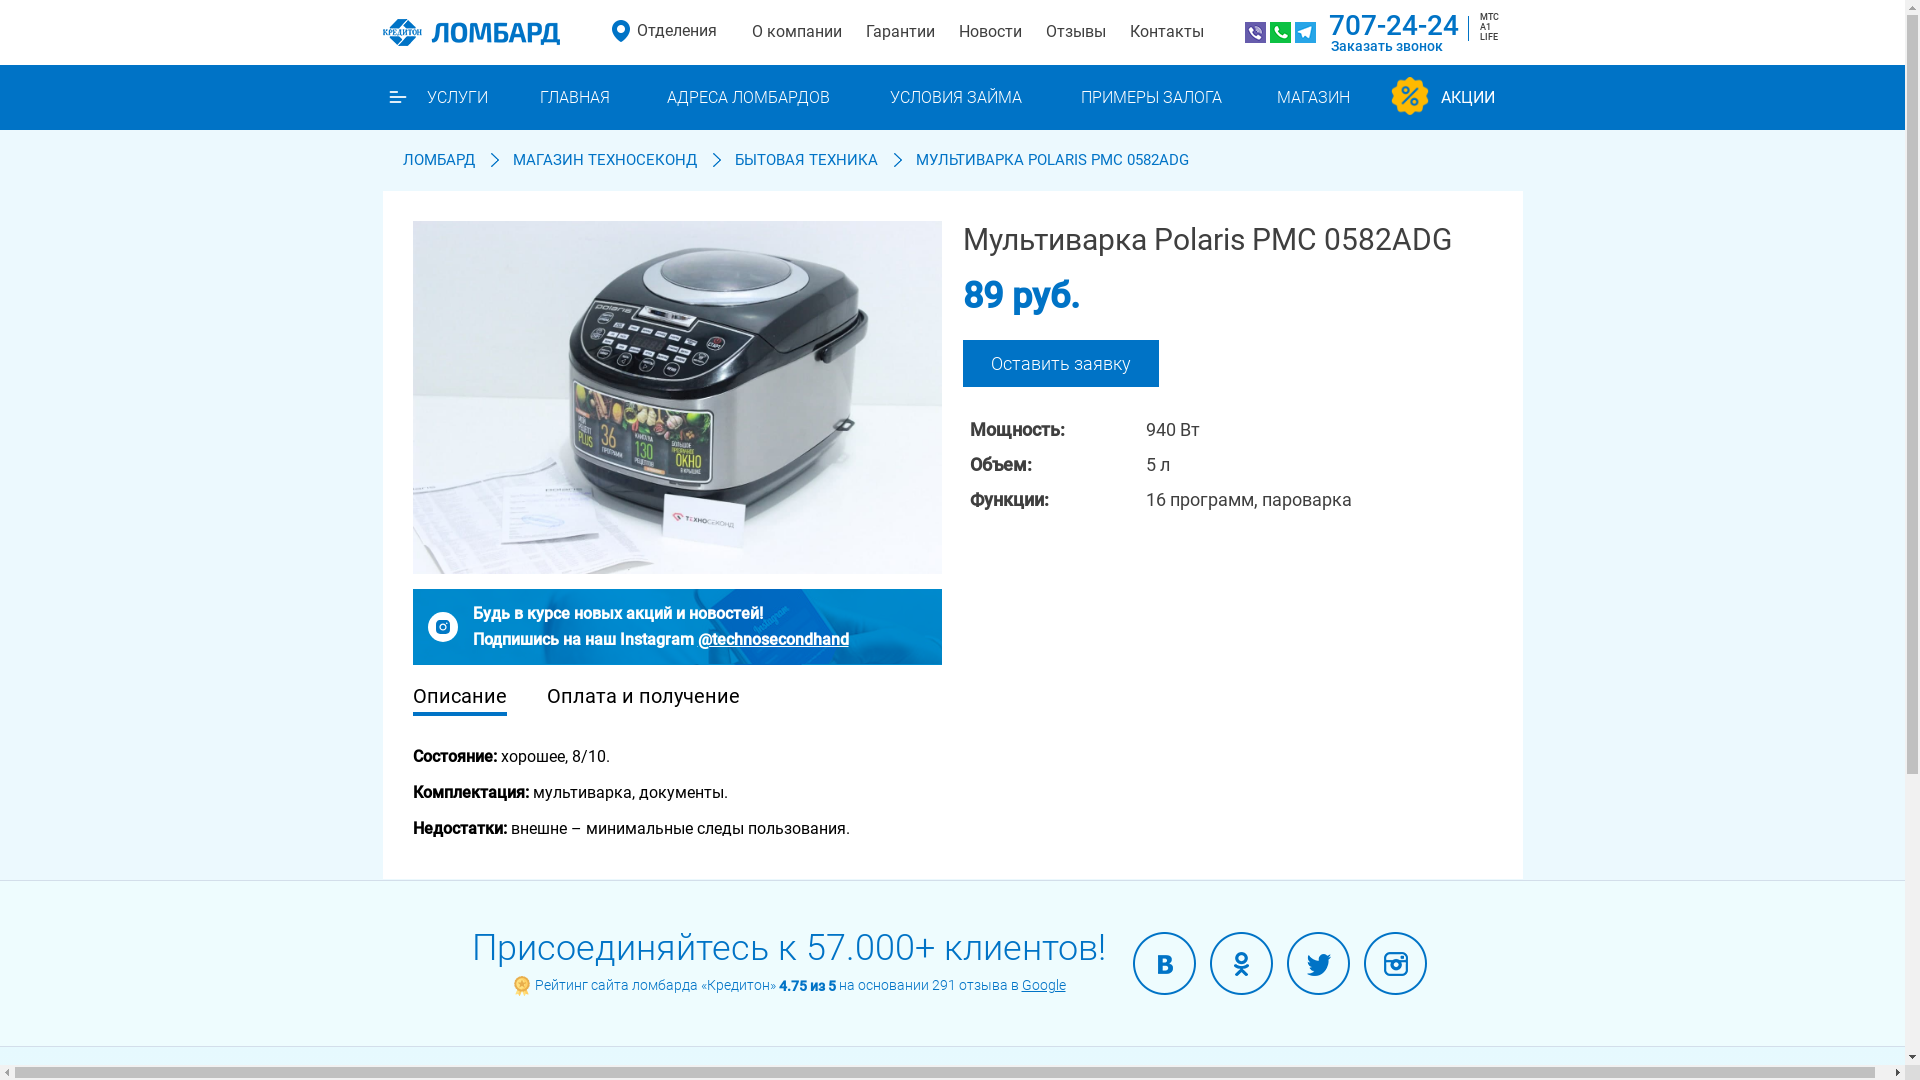 The height and width of the screenshot is (1080, 1920). What do you see at coordinates (697, 639) in the screenshot?
I see `'@technosecondhand'` at bounding box center [697, 639].